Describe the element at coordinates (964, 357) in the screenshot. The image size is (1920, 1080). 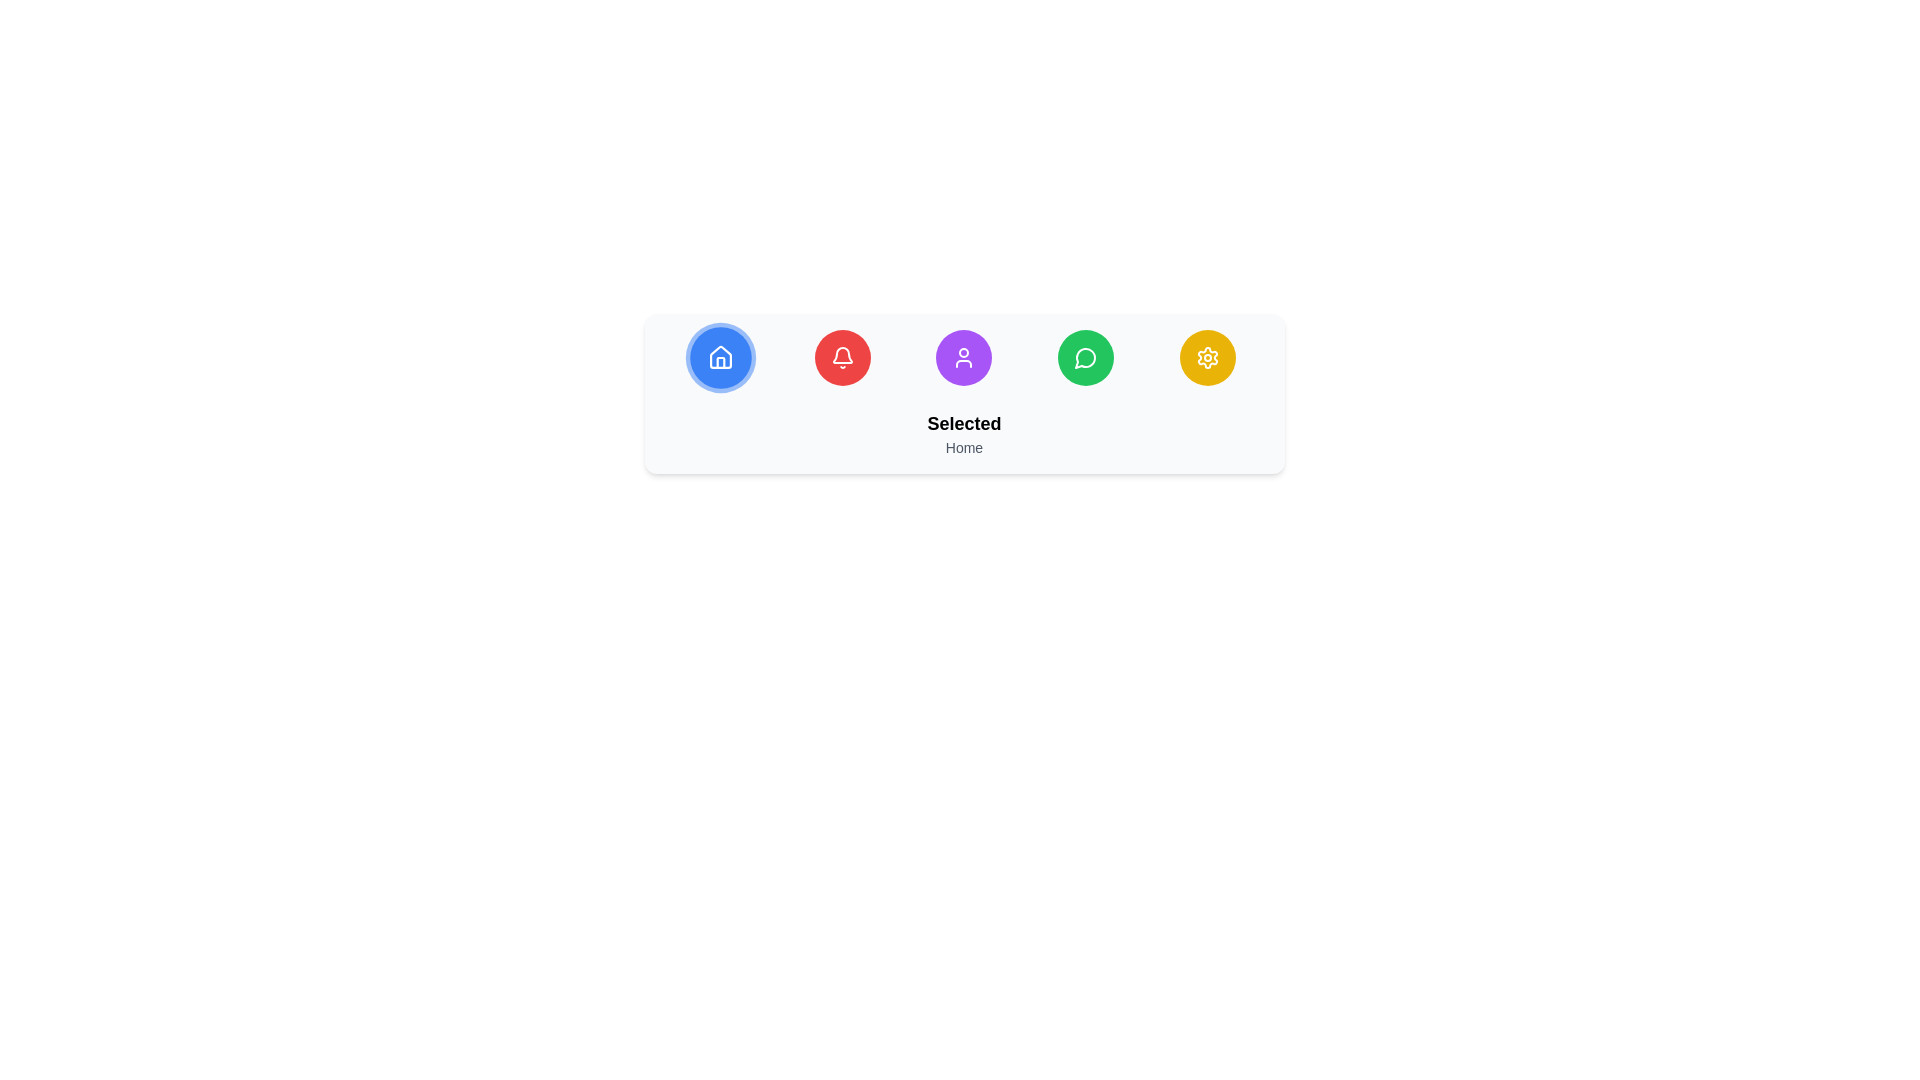
I see `the circular button with a purple background and white user icon, which is the fourth button in a group of five` at that location.